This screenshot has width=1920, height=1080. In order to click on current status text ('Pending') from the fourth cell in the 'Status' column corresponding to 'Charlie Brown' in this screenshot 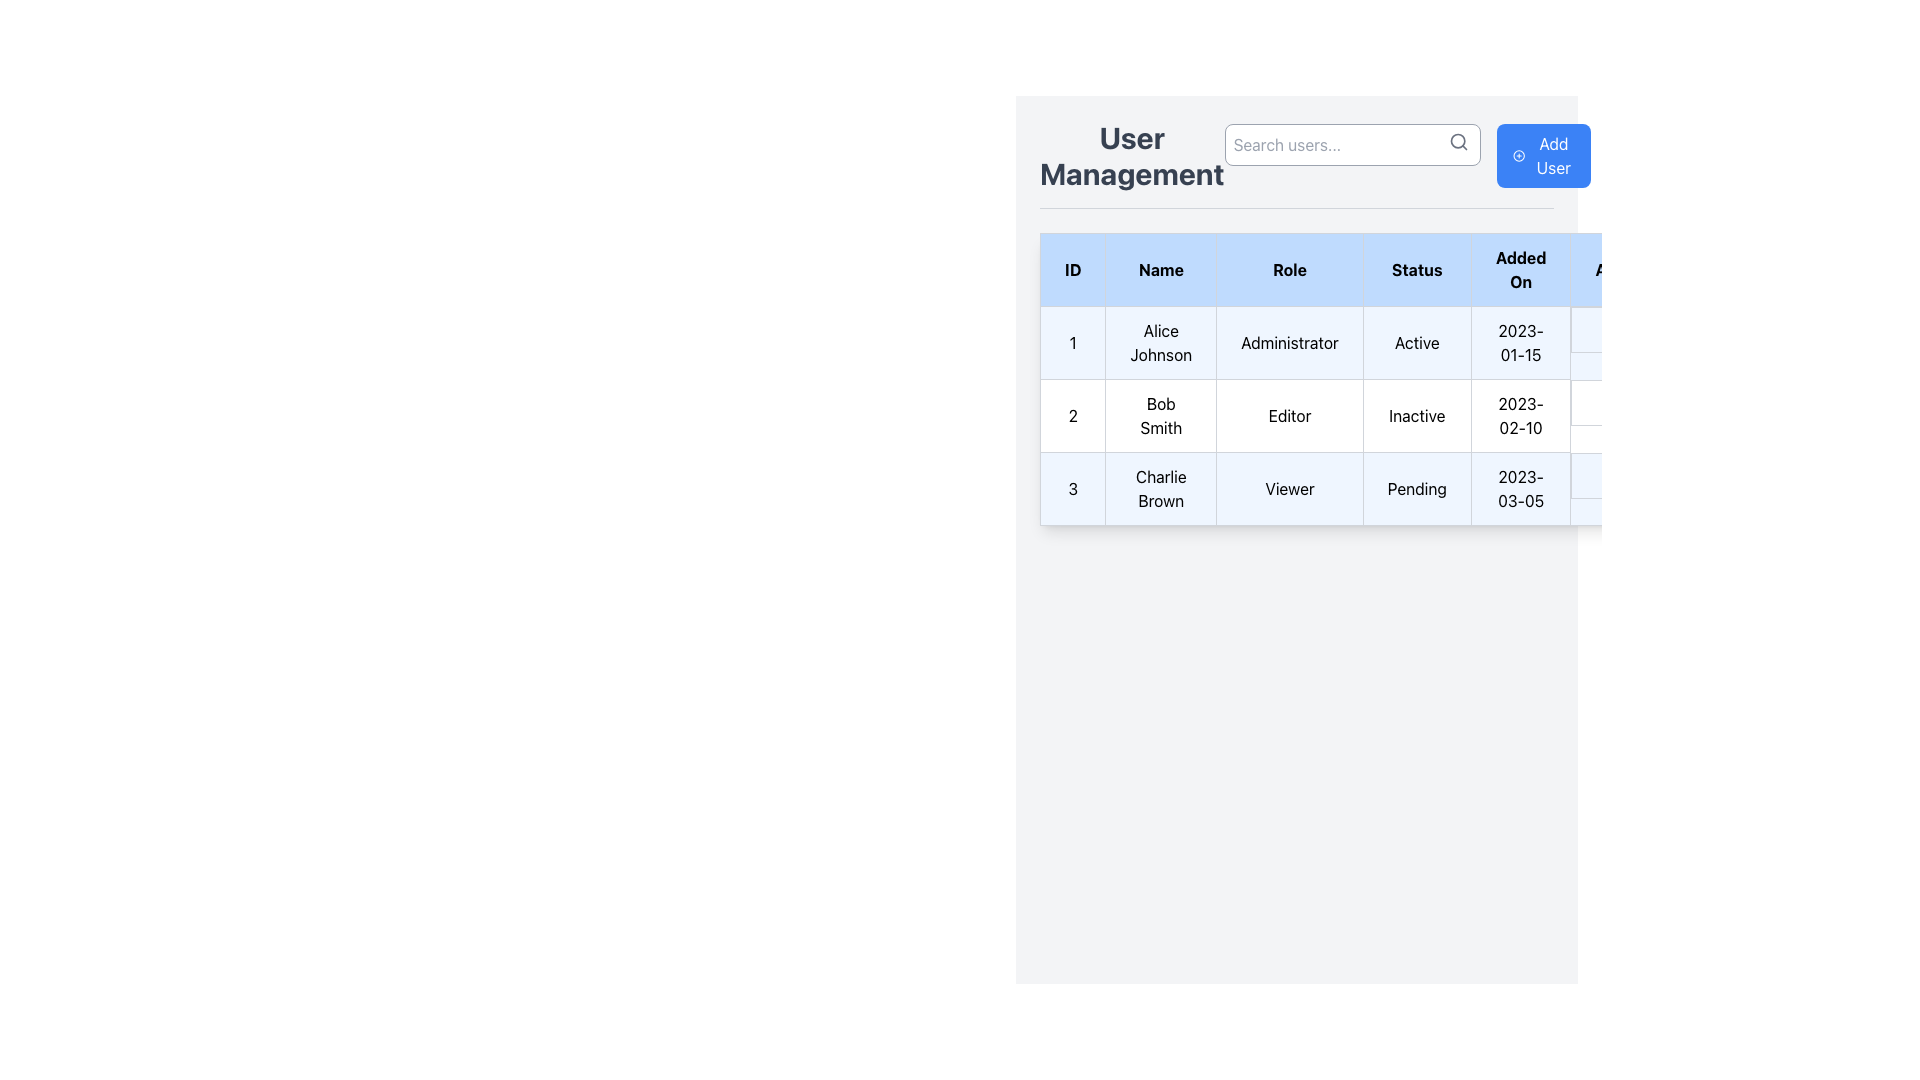, I will do `click(1416, 489)`.